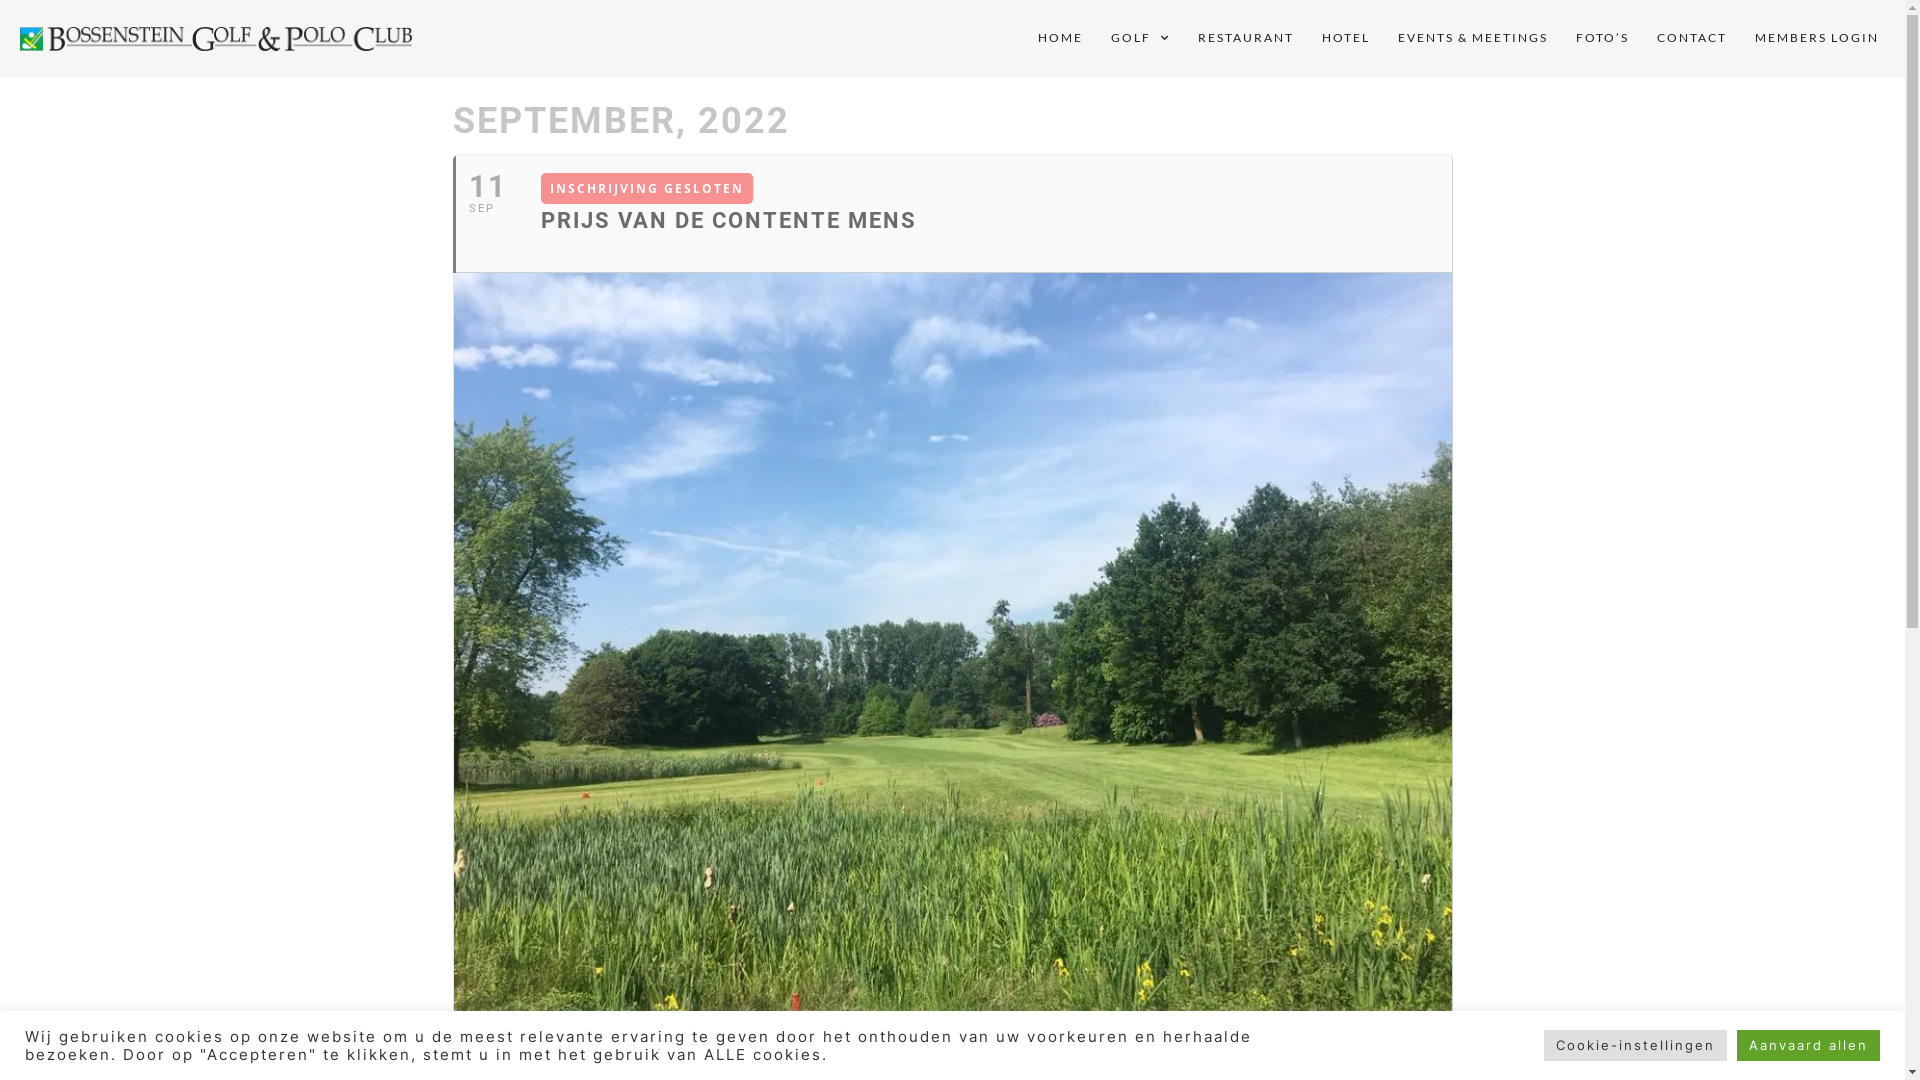 The height and width of the screenshot is (1080, 1920). I want to click on 'EVENTS & MEETINGS', so click(1473, 38).